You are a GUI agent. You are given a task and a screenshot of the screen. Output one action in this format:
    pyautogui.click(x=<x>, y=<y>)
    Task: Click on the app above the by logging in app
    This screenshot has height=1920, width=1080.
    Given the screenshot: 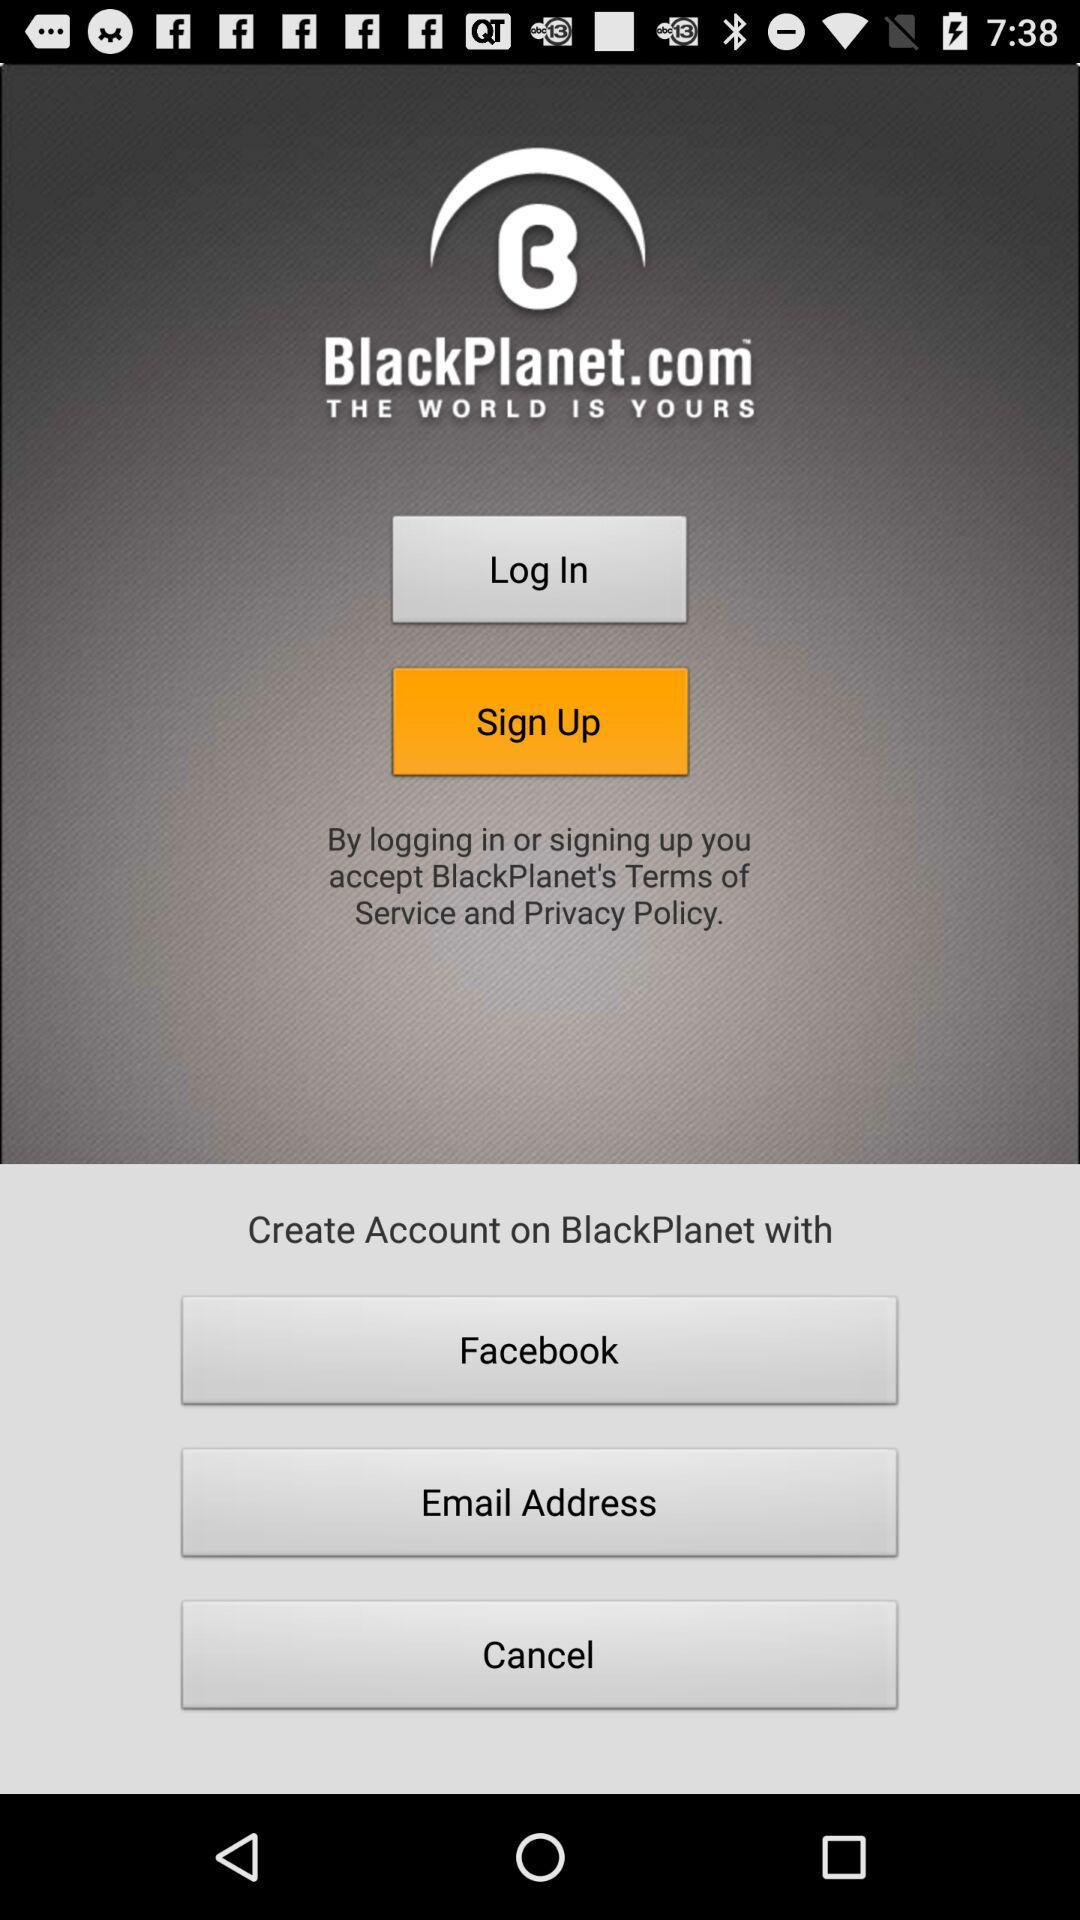 What is the action you would take?
    pyautogui.click(x=540, y=726)
    